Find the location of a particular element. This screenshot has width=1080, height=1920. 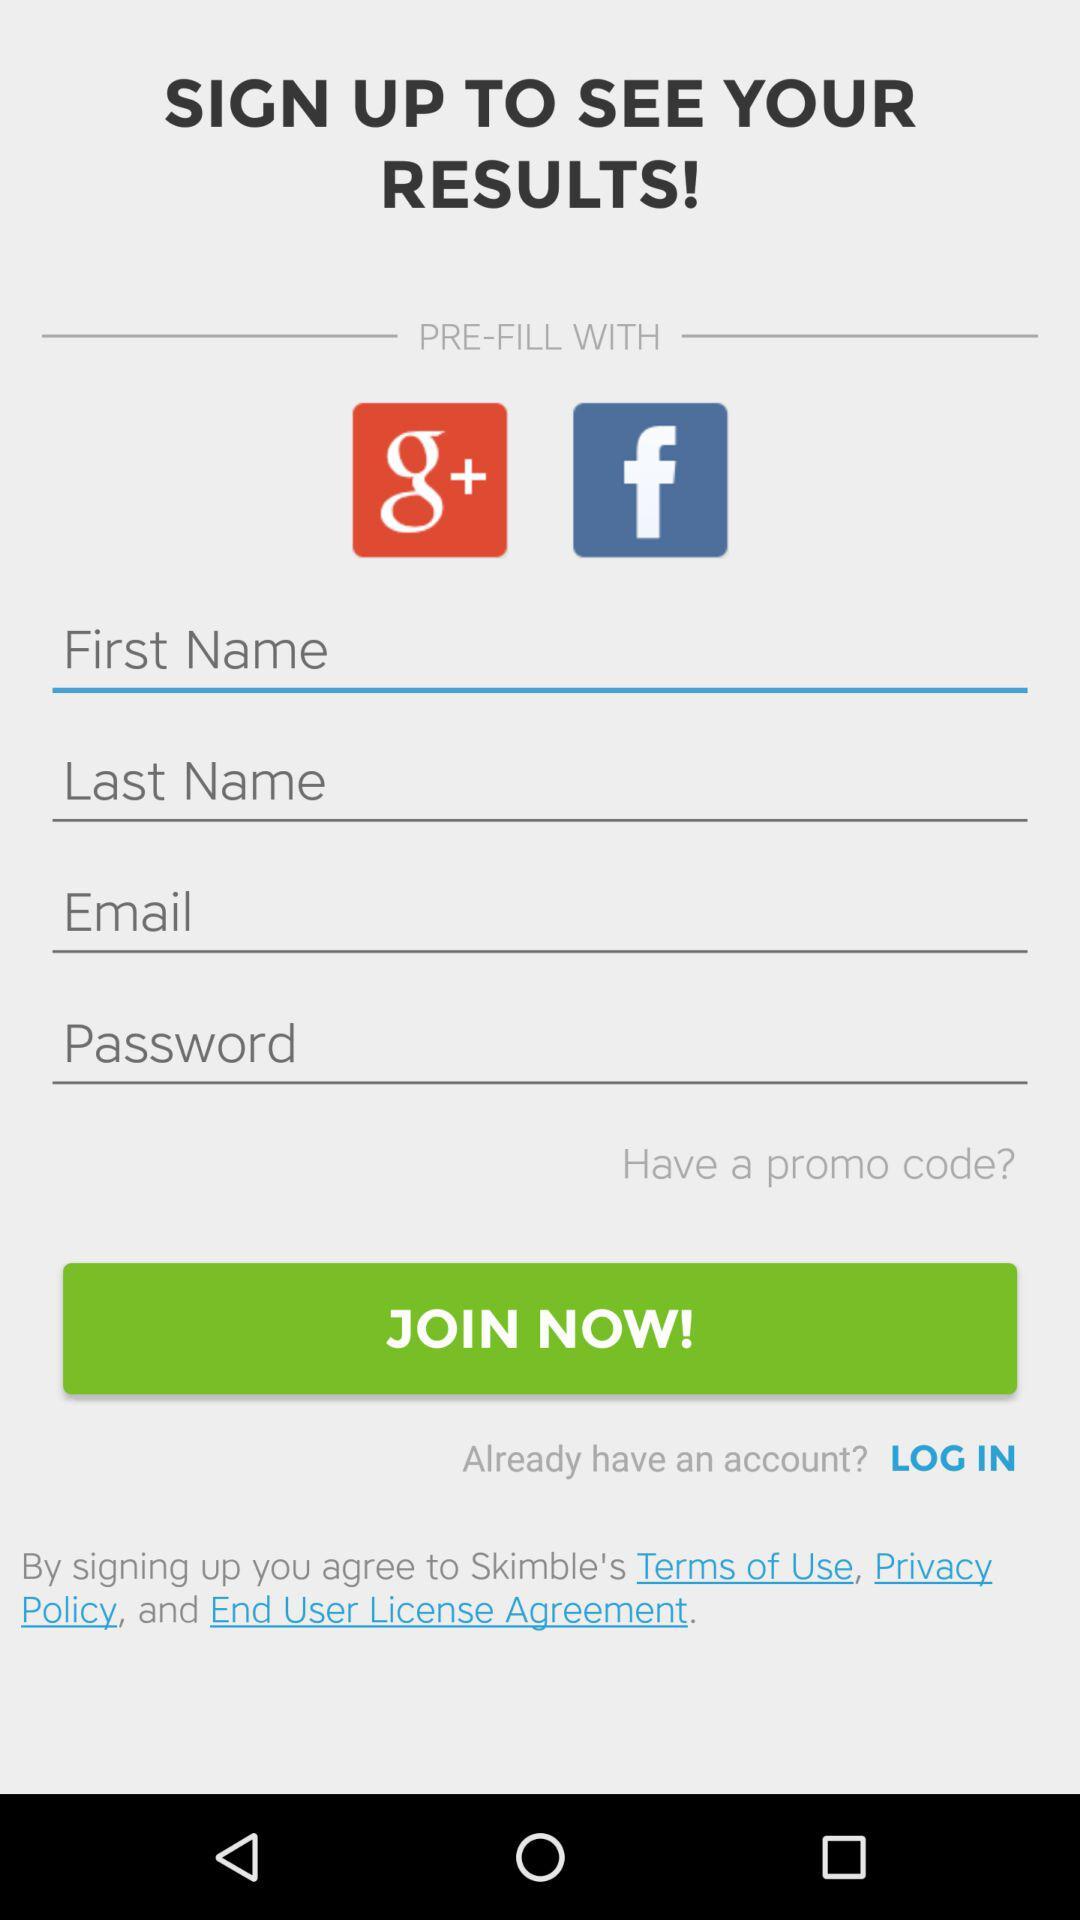

the icon above by signing up icon is located at coordinates (952, 1458).